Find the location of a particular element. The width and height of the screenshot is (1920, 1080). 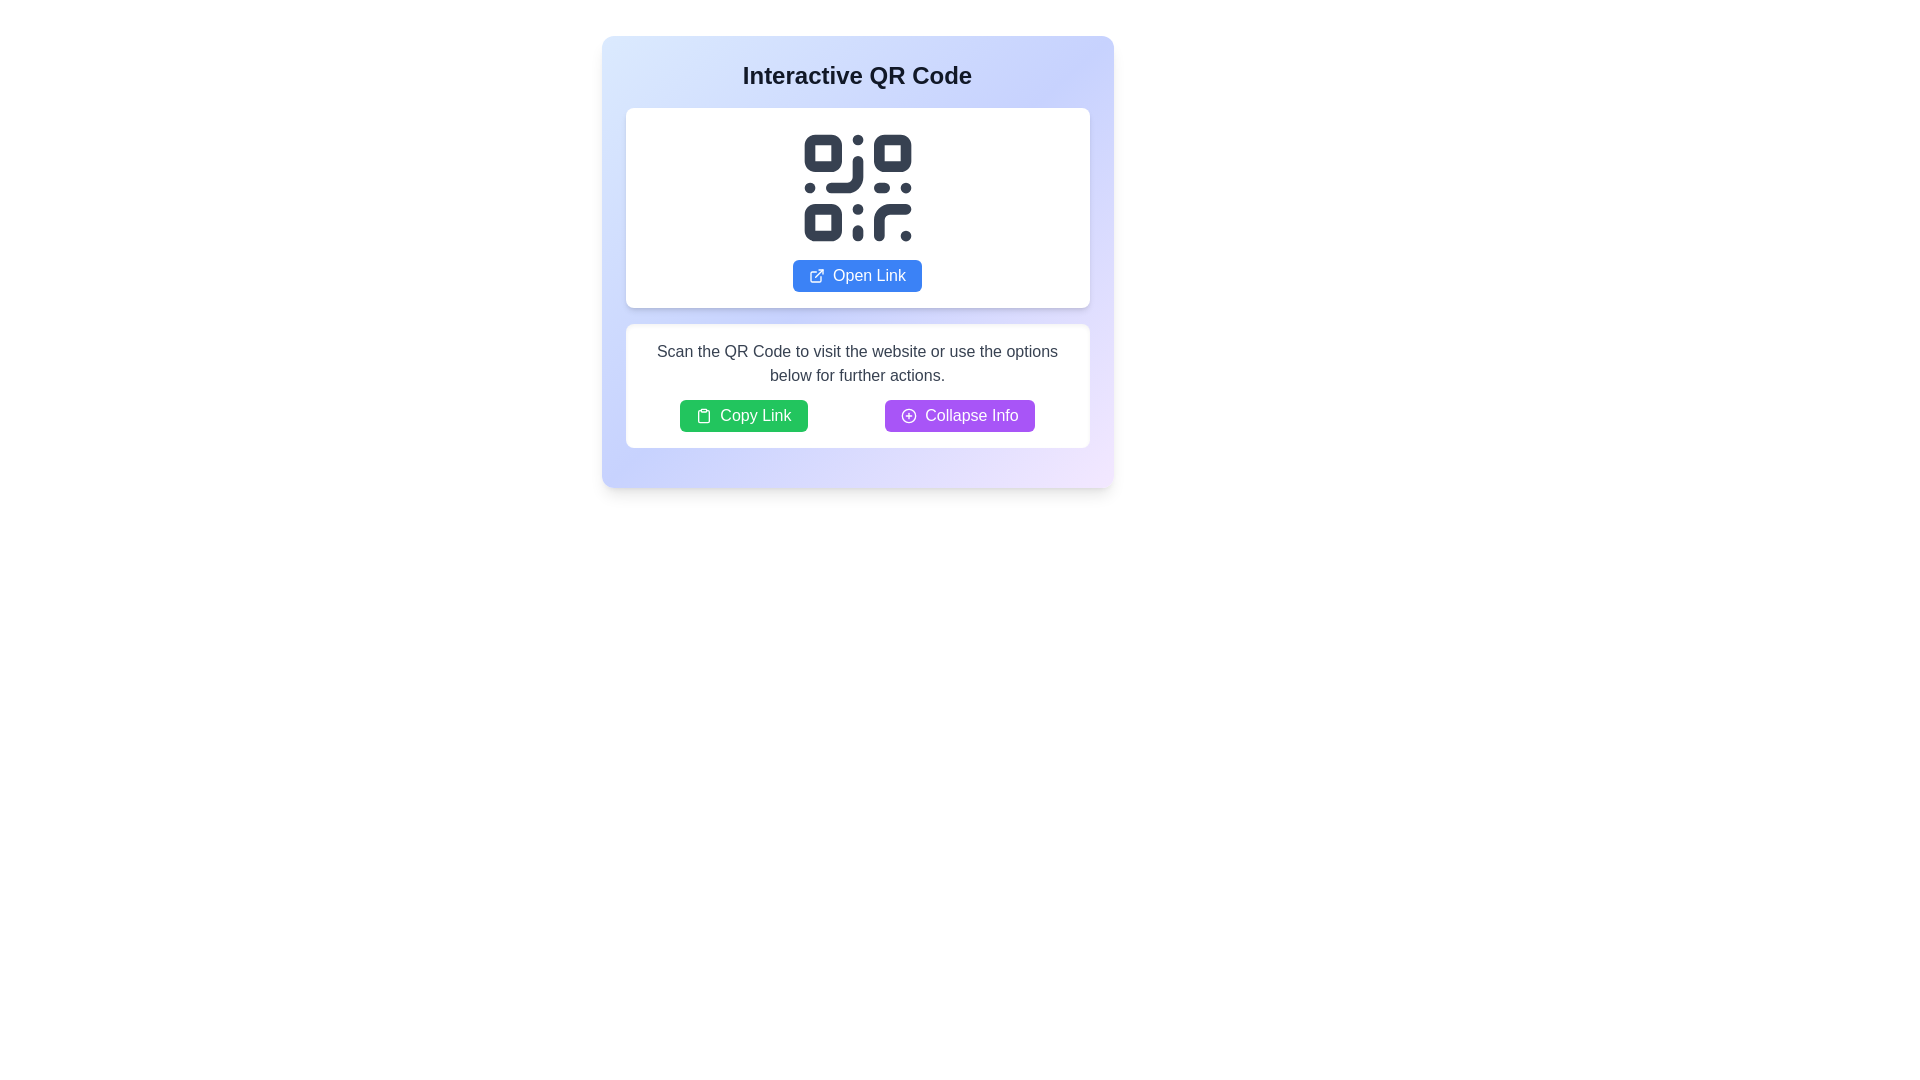

the decorative graphical element located at the top-left small square of the QR code, which is part of the SVG-based design is located at coordinates (822, 152).